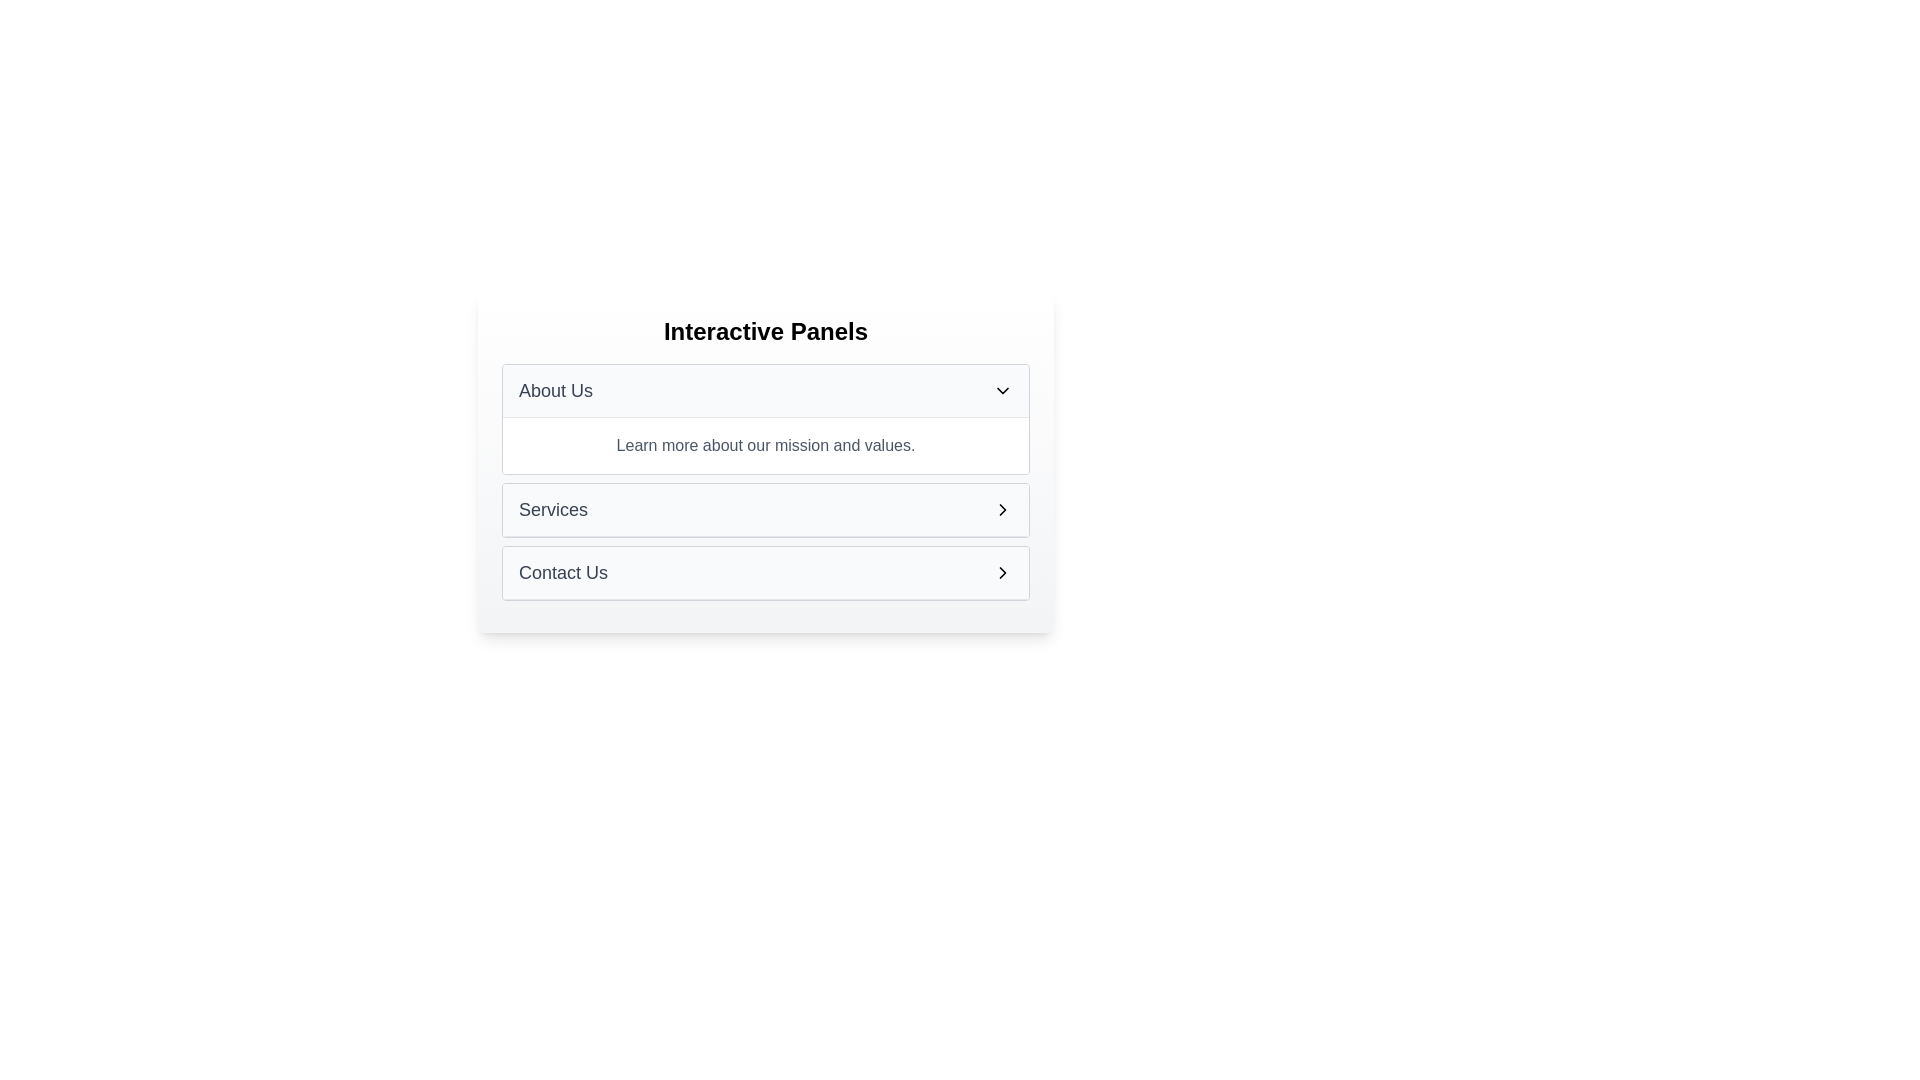 The height and width of the screenshot is (1080, 1920). I want to click on the 'About Us' text label, which serves as a section header for its associated interactive content, positioned in the upper part of the interface adjacent to a chevron icon, so click(556, 390).